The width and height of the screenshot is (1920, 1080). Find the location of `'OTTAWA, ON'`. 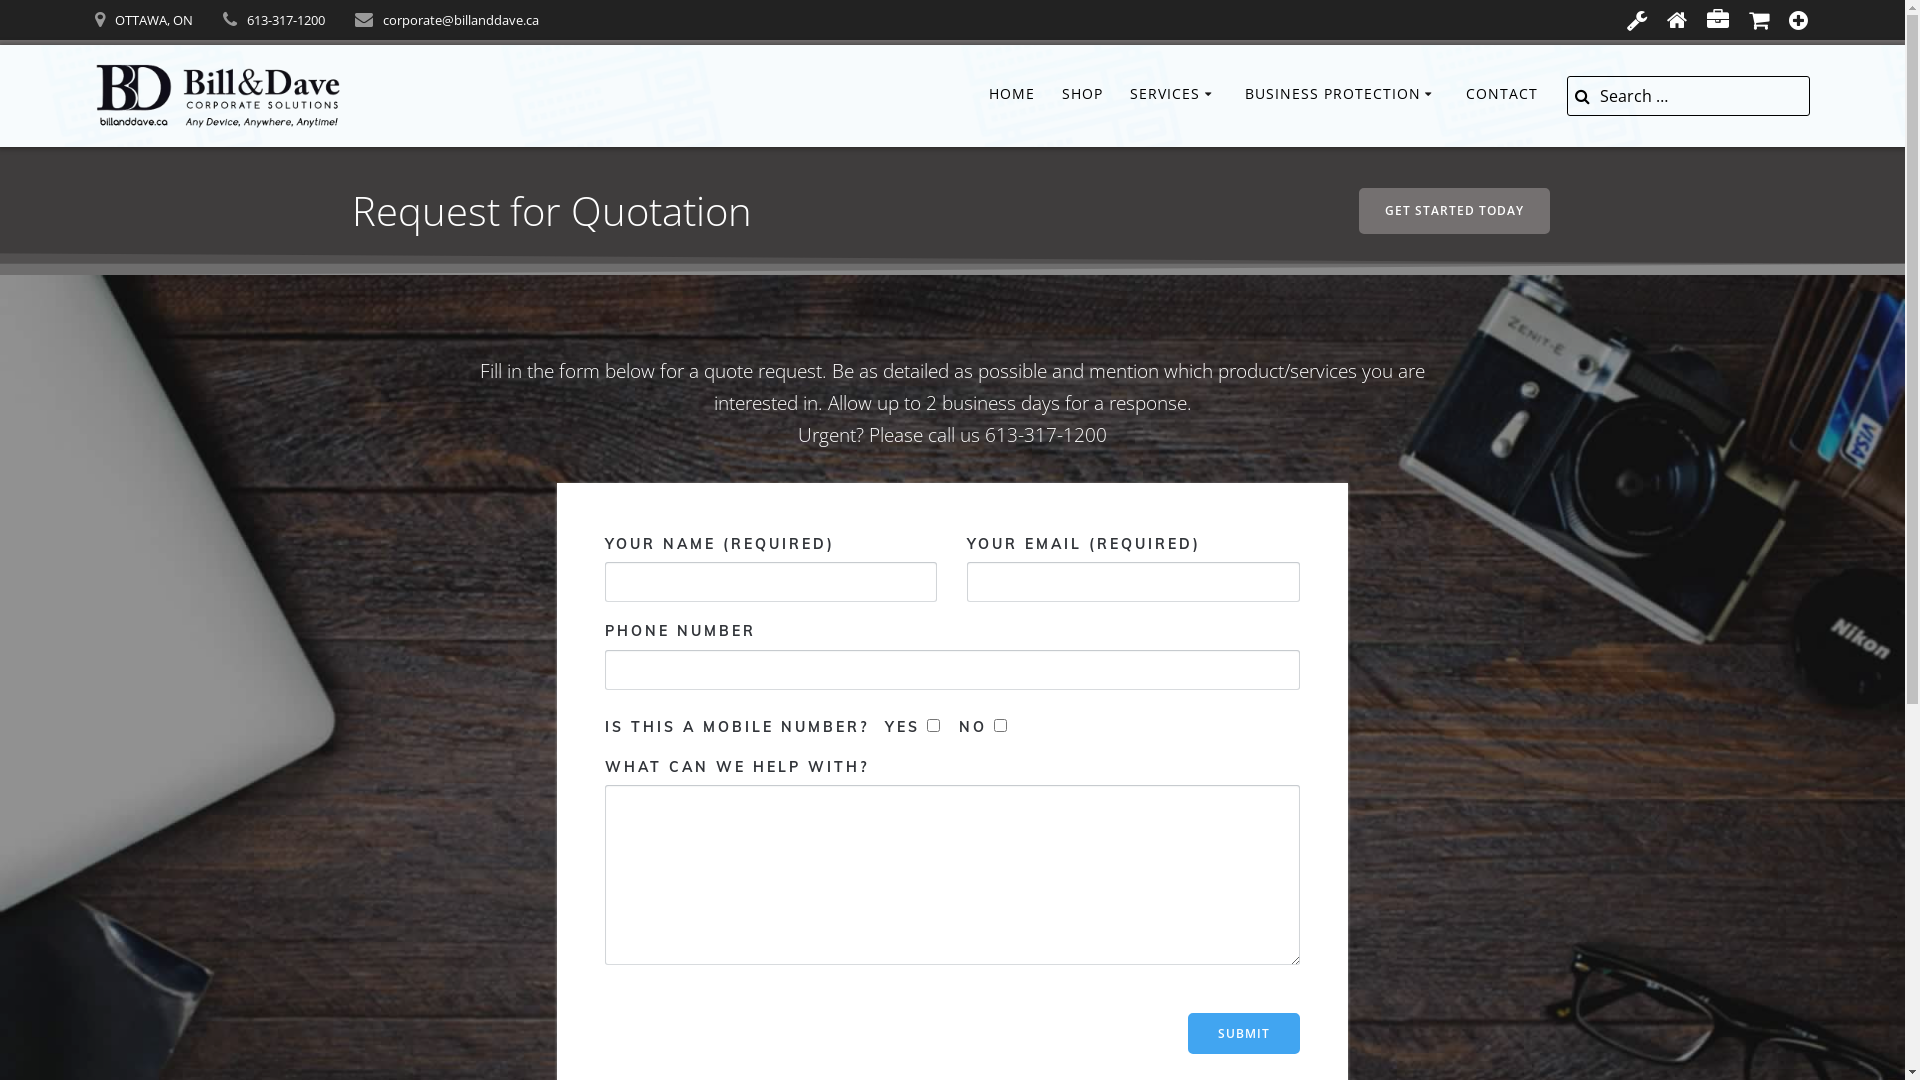

'OTTAWA, ON' is located at coordinates (152, 19).